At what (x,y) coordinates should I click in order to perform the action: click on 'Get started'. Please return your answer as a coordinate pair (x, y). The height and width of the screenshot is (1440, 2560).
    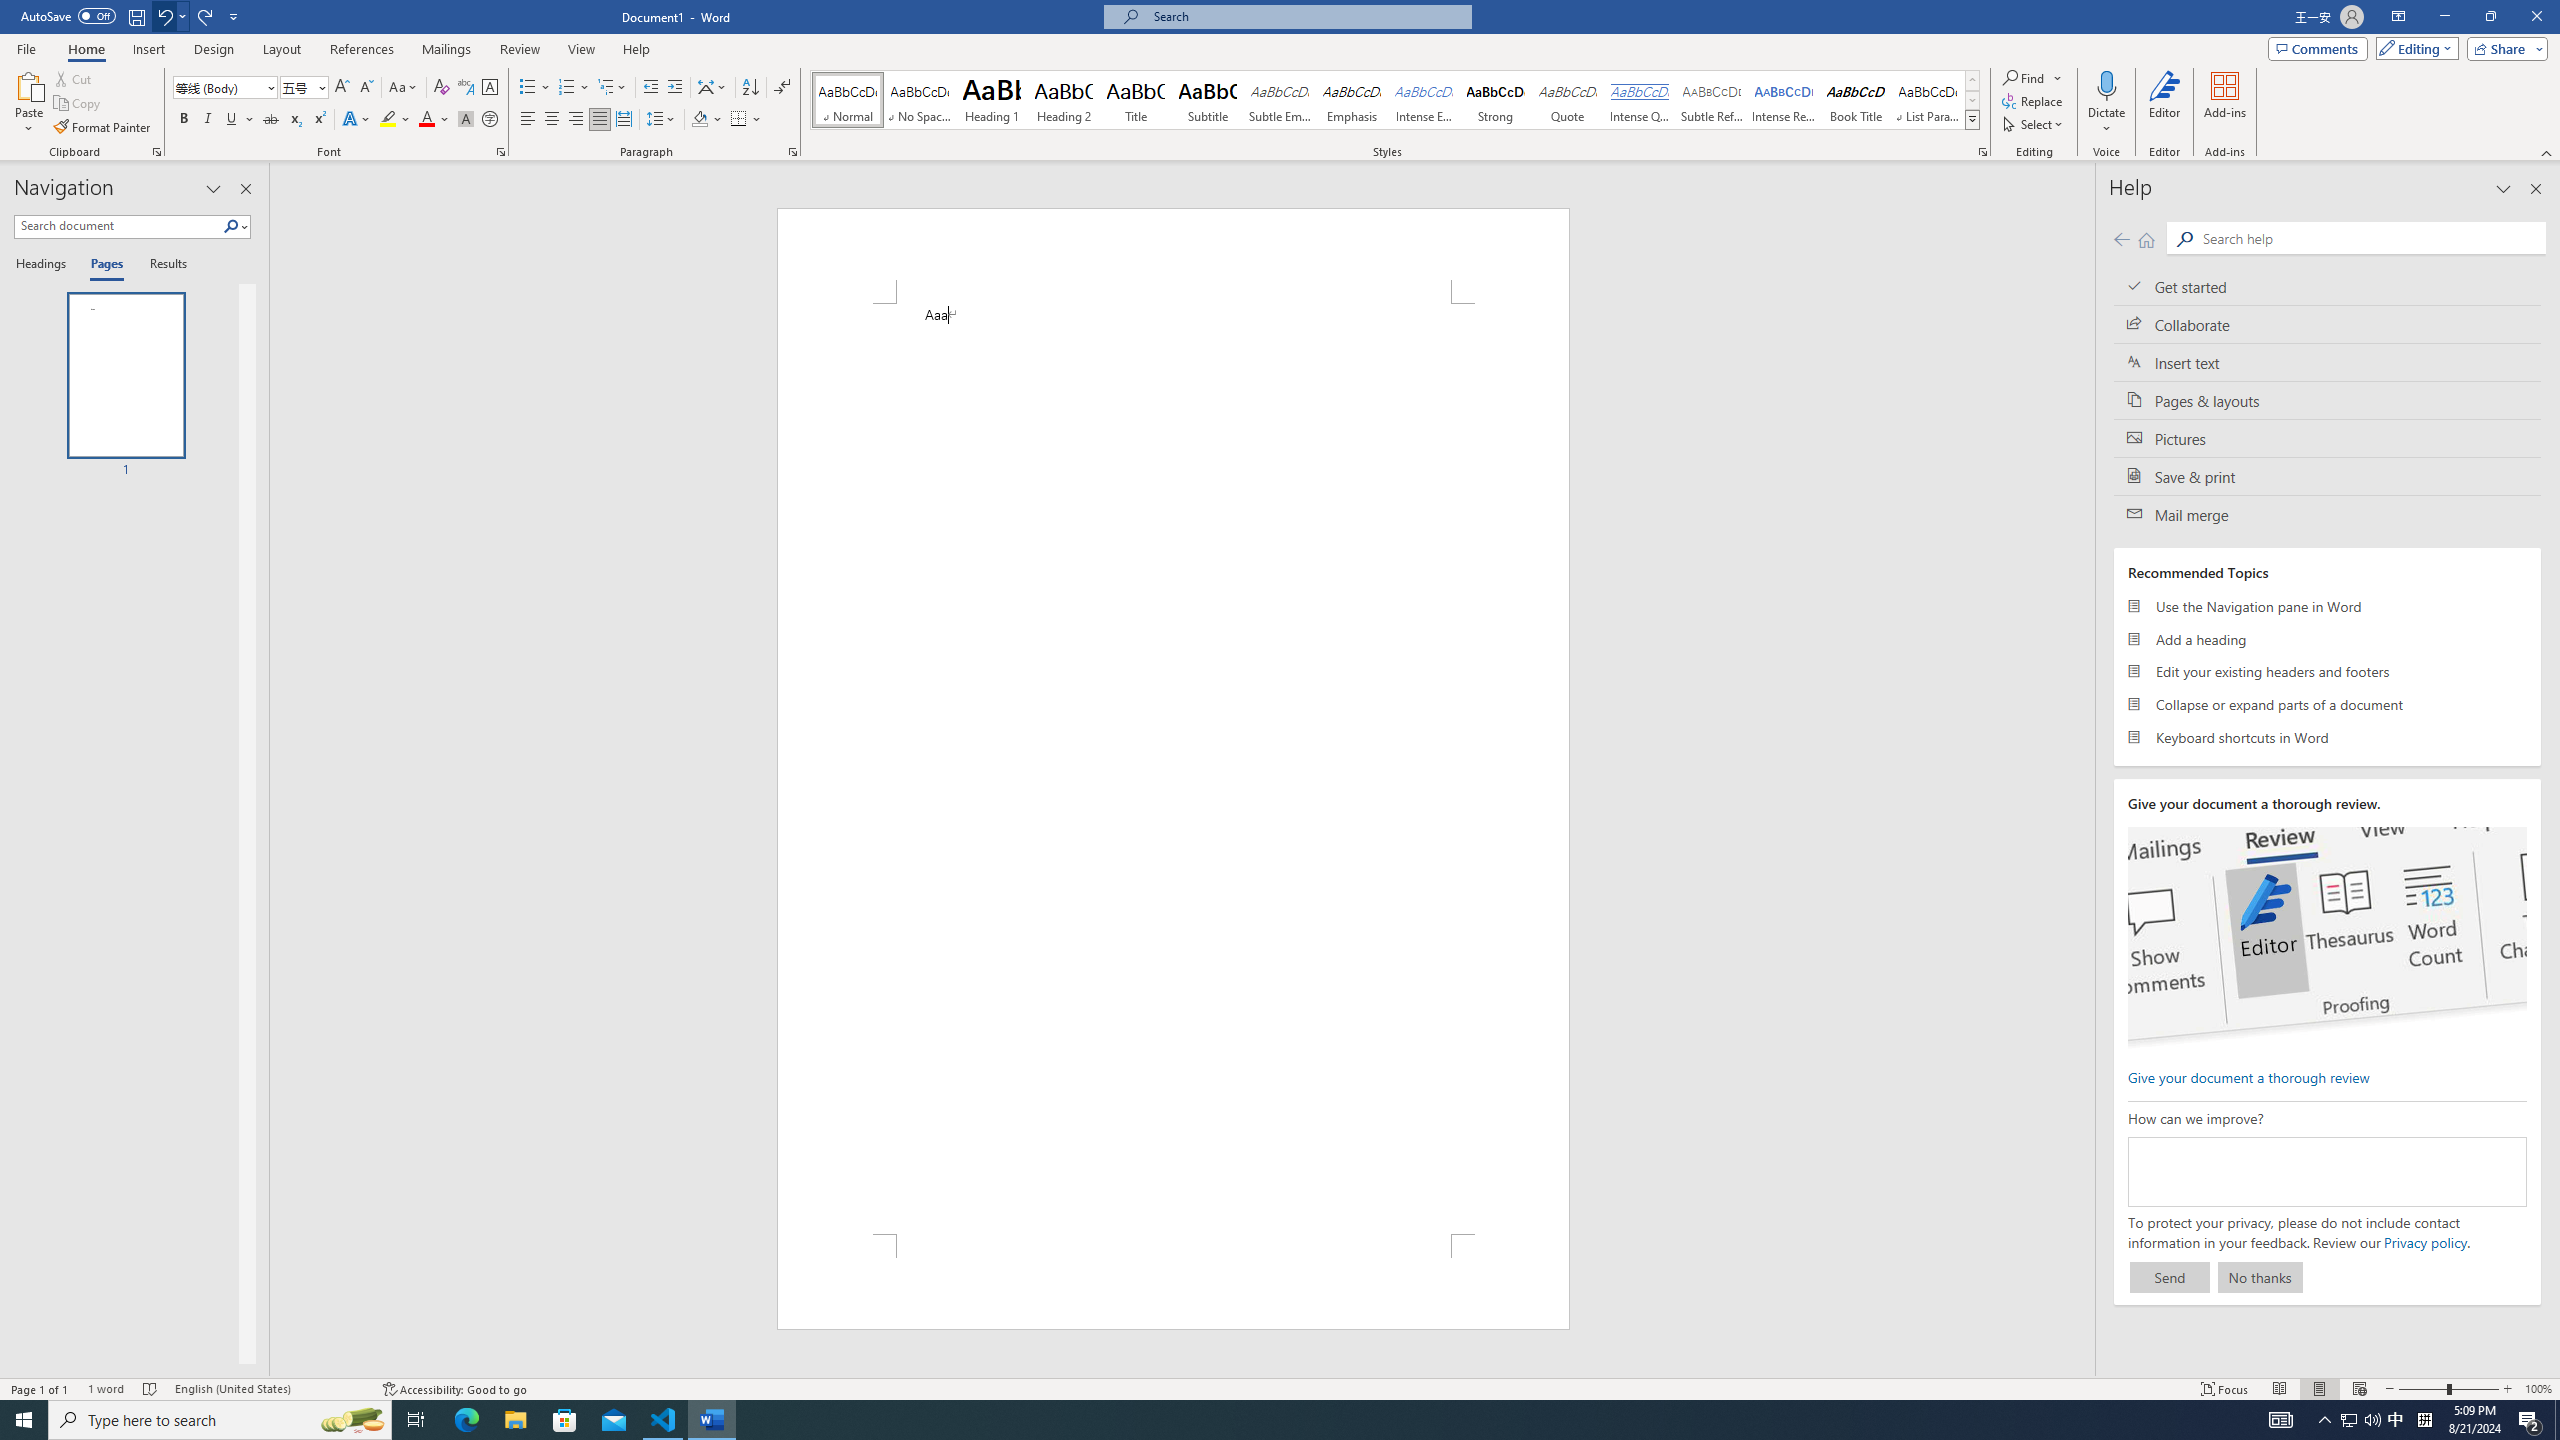
    Looking at the image, I should click on (2327, 286).